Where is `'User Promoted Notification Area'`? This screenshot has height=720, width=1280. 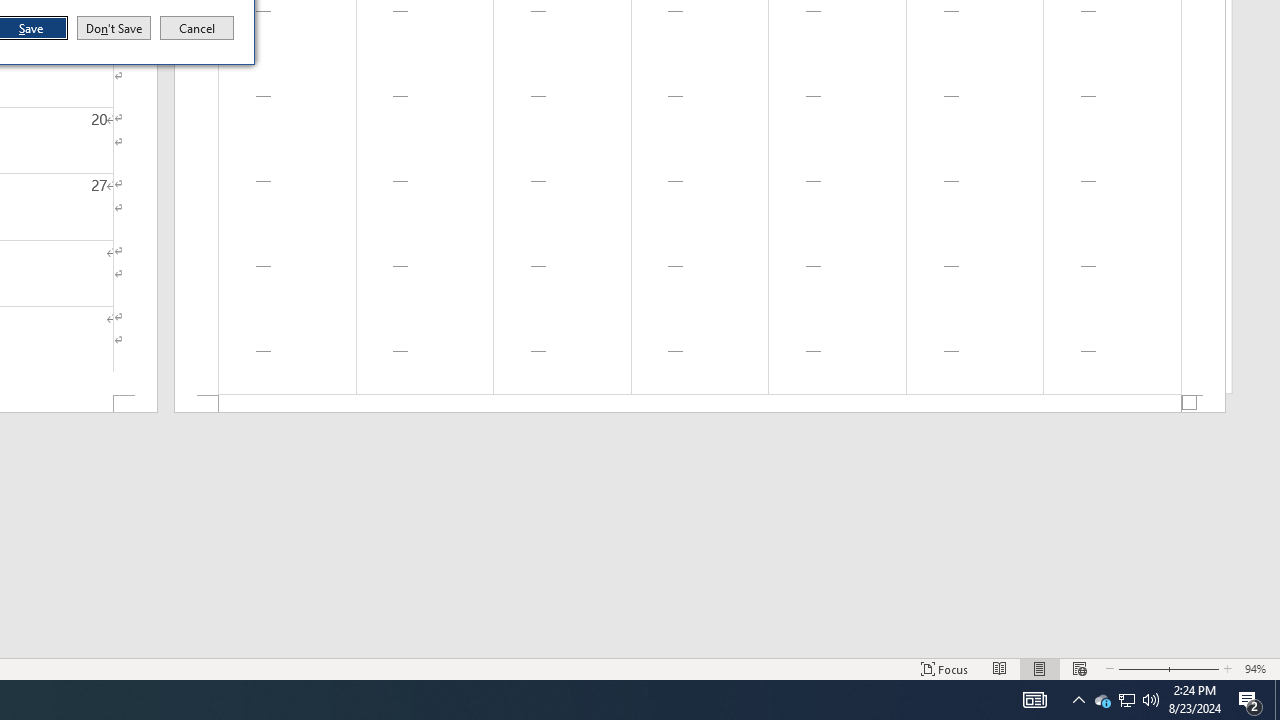 'User Promoted Notification Area' is located at coordinates (1127, 698).